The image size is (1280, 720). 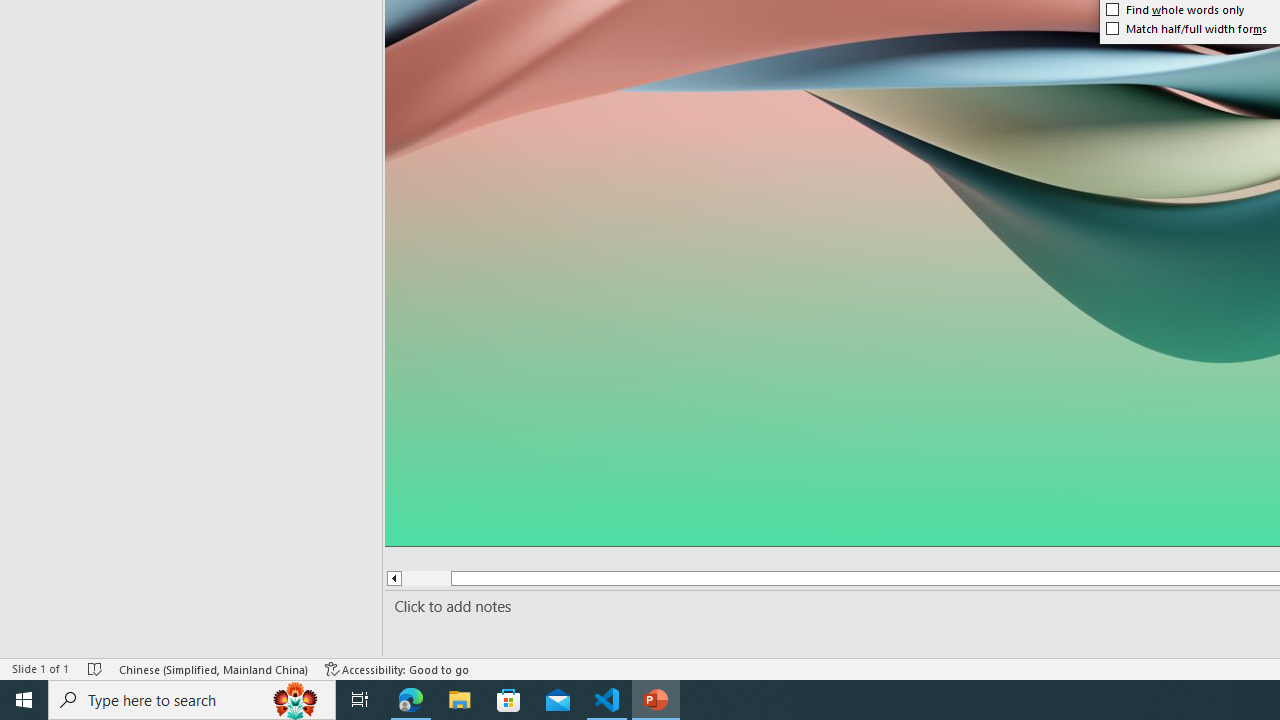 What do you see at coordinates (1175, 10) in the screenshot?
I see `'Find whole words only'` at bounding box center [1175, 10].